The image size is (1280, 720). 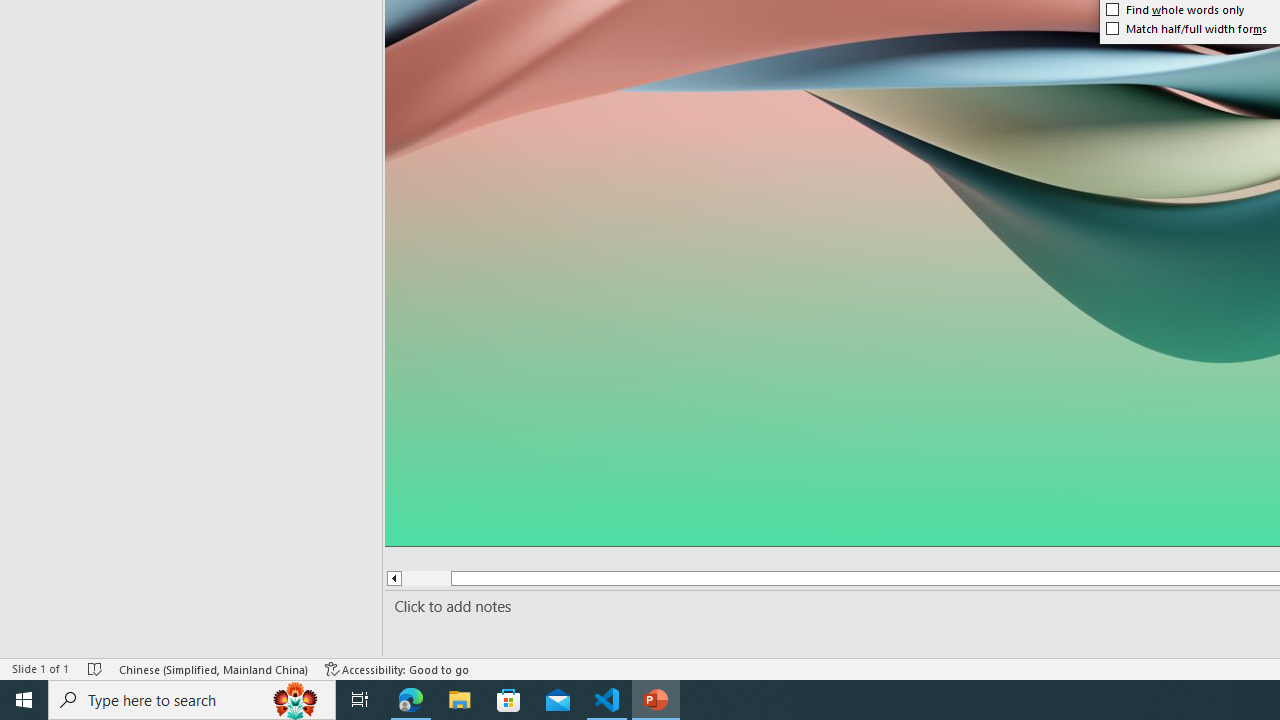 What do you see at coordinates (1175, 10) in the screenshot?
I see `'Find whole words only'` at bounding box center [1175, 10].